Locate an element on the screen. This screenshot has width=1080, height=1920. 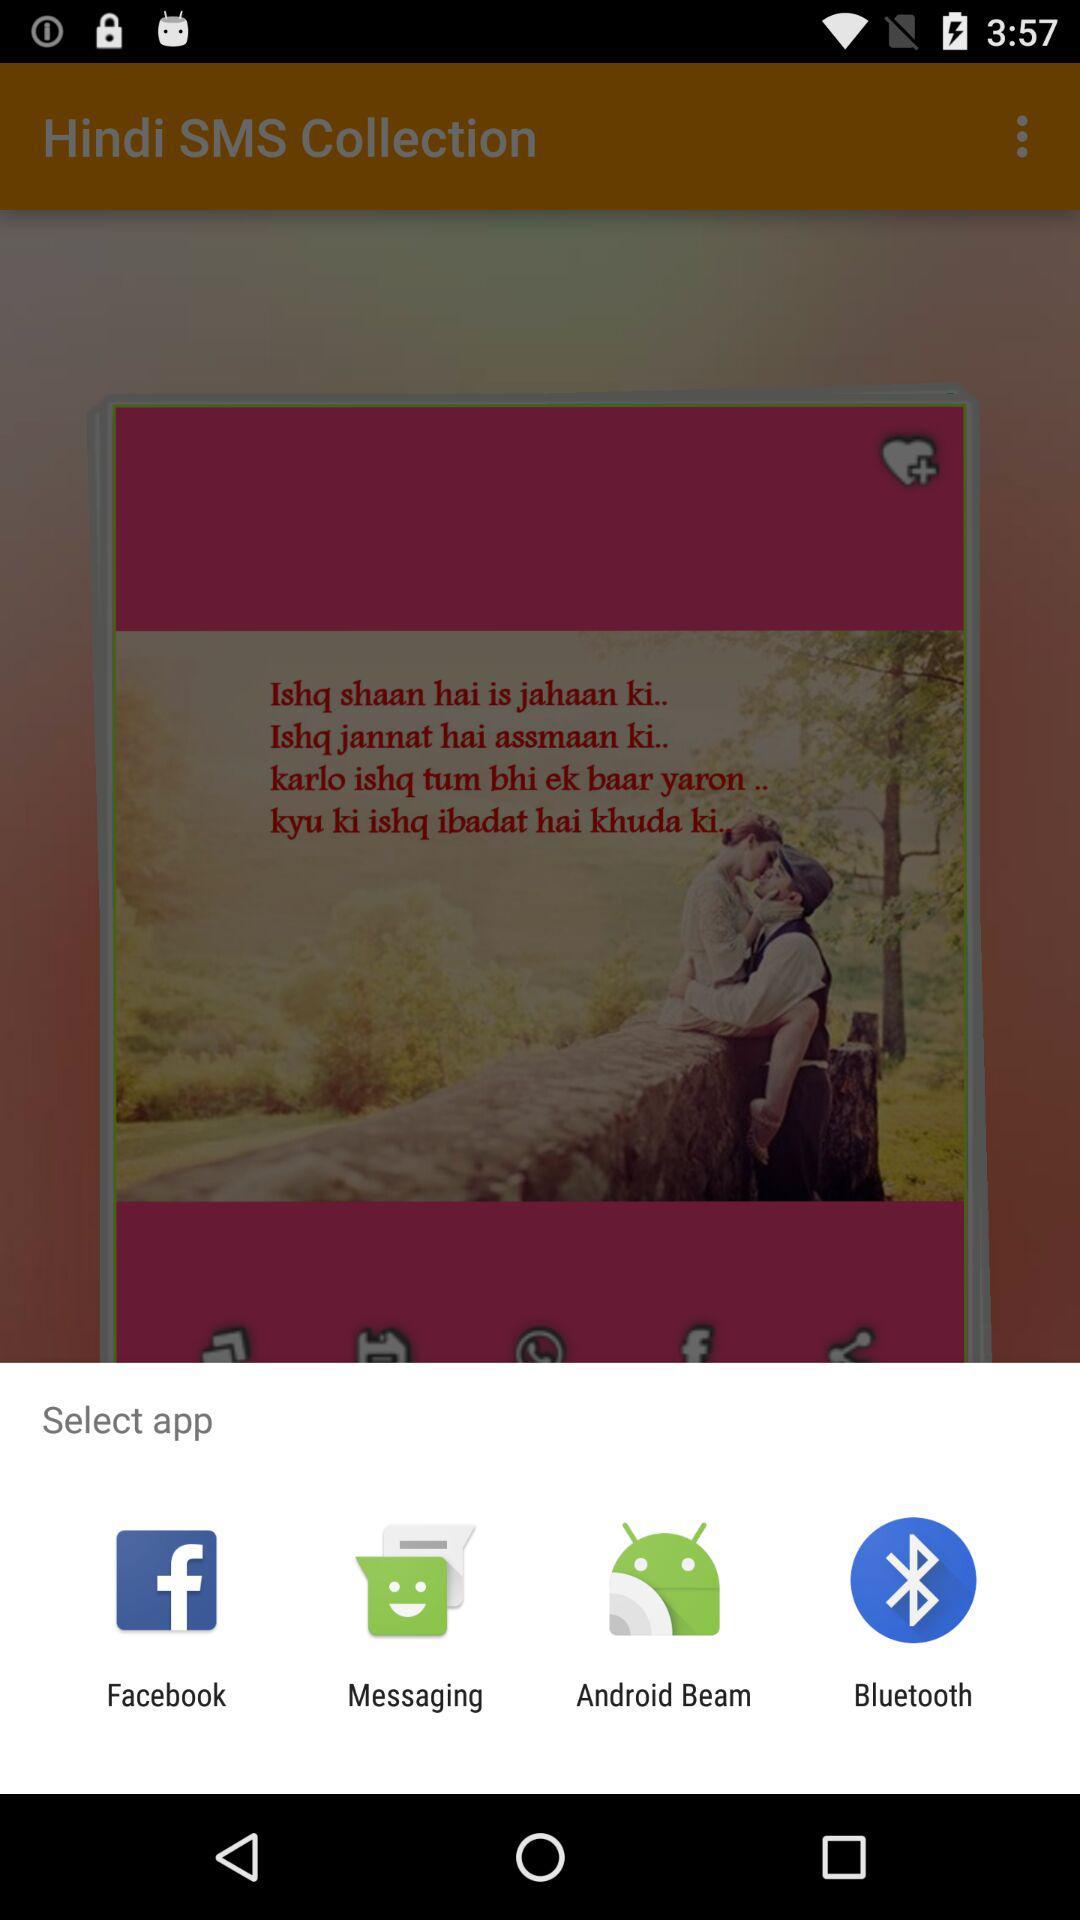
the app to the right of the facebook app is located at coordinates (414, 1711).